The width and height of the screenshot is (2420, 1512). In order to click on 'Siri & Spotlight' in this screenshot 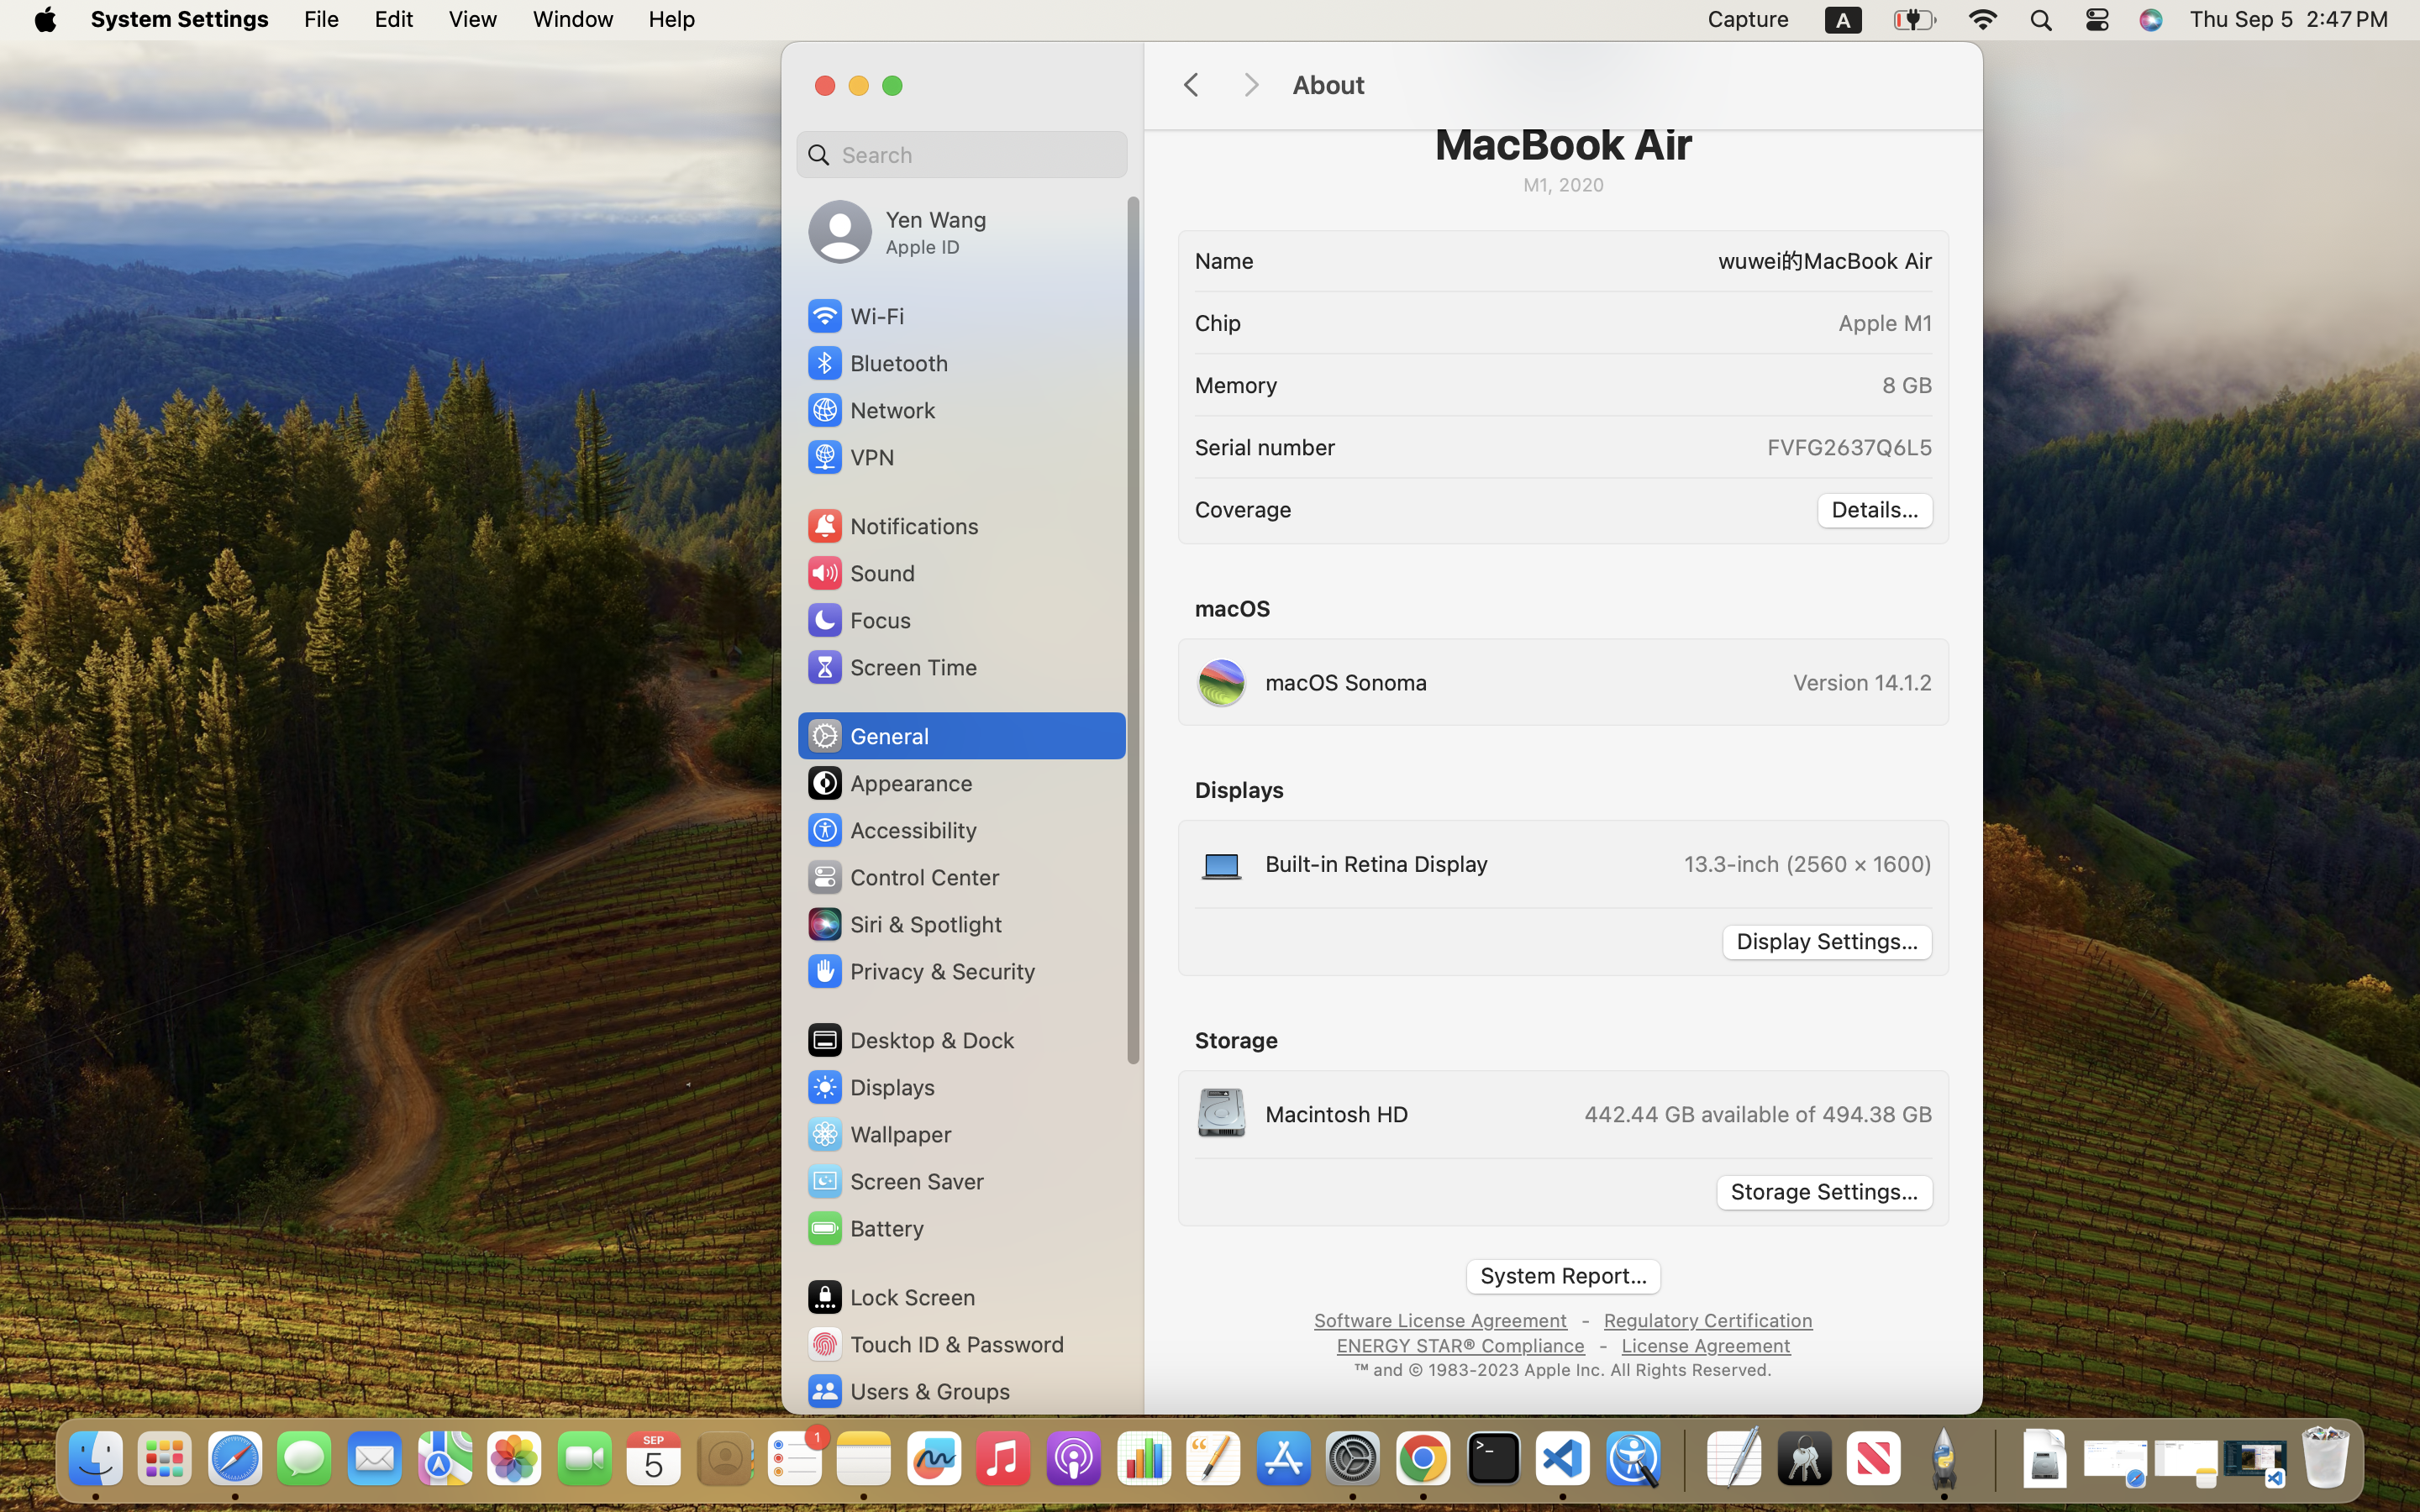, I will do `click(902, 922)`.